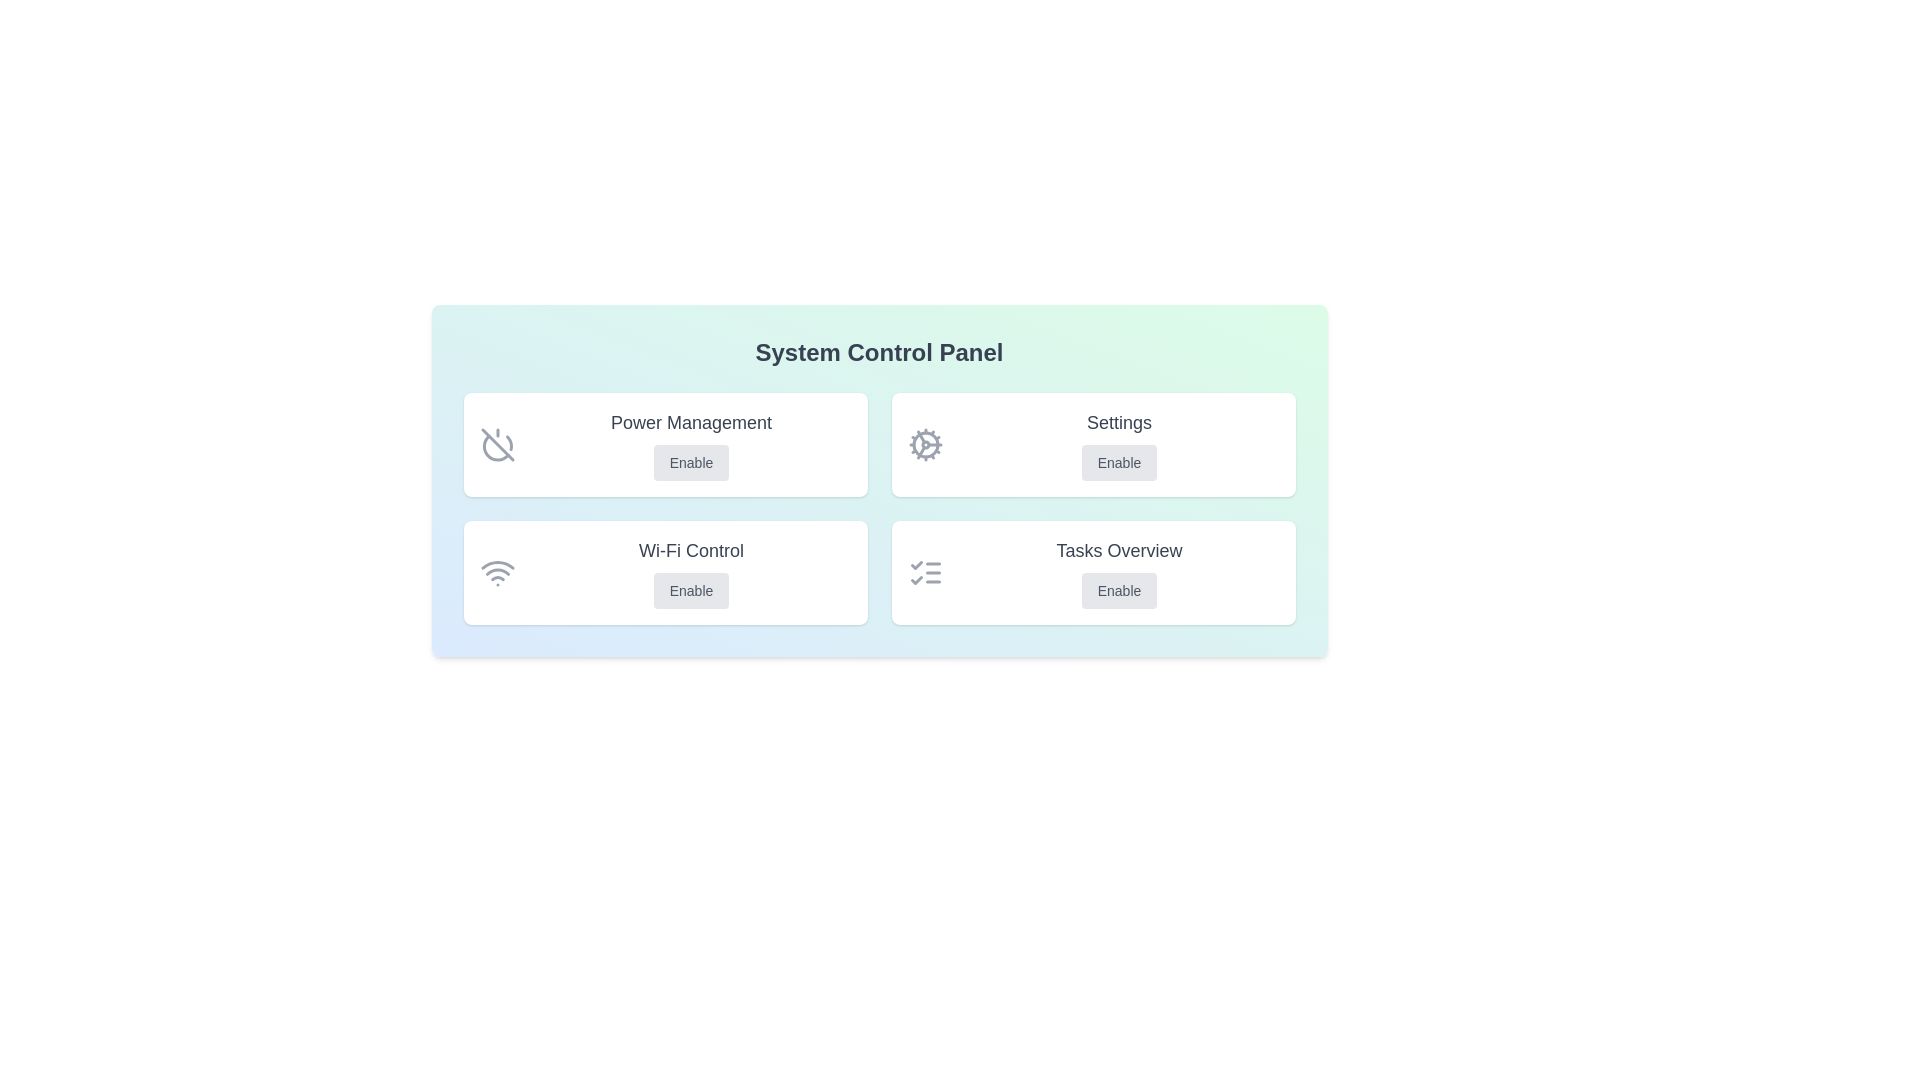 This screenshot has height=1080, width=1920. I want to click on the 'Enable' button located beneath the 'Power Management' label in the upper-left cell of the grid, so click(691, 443).